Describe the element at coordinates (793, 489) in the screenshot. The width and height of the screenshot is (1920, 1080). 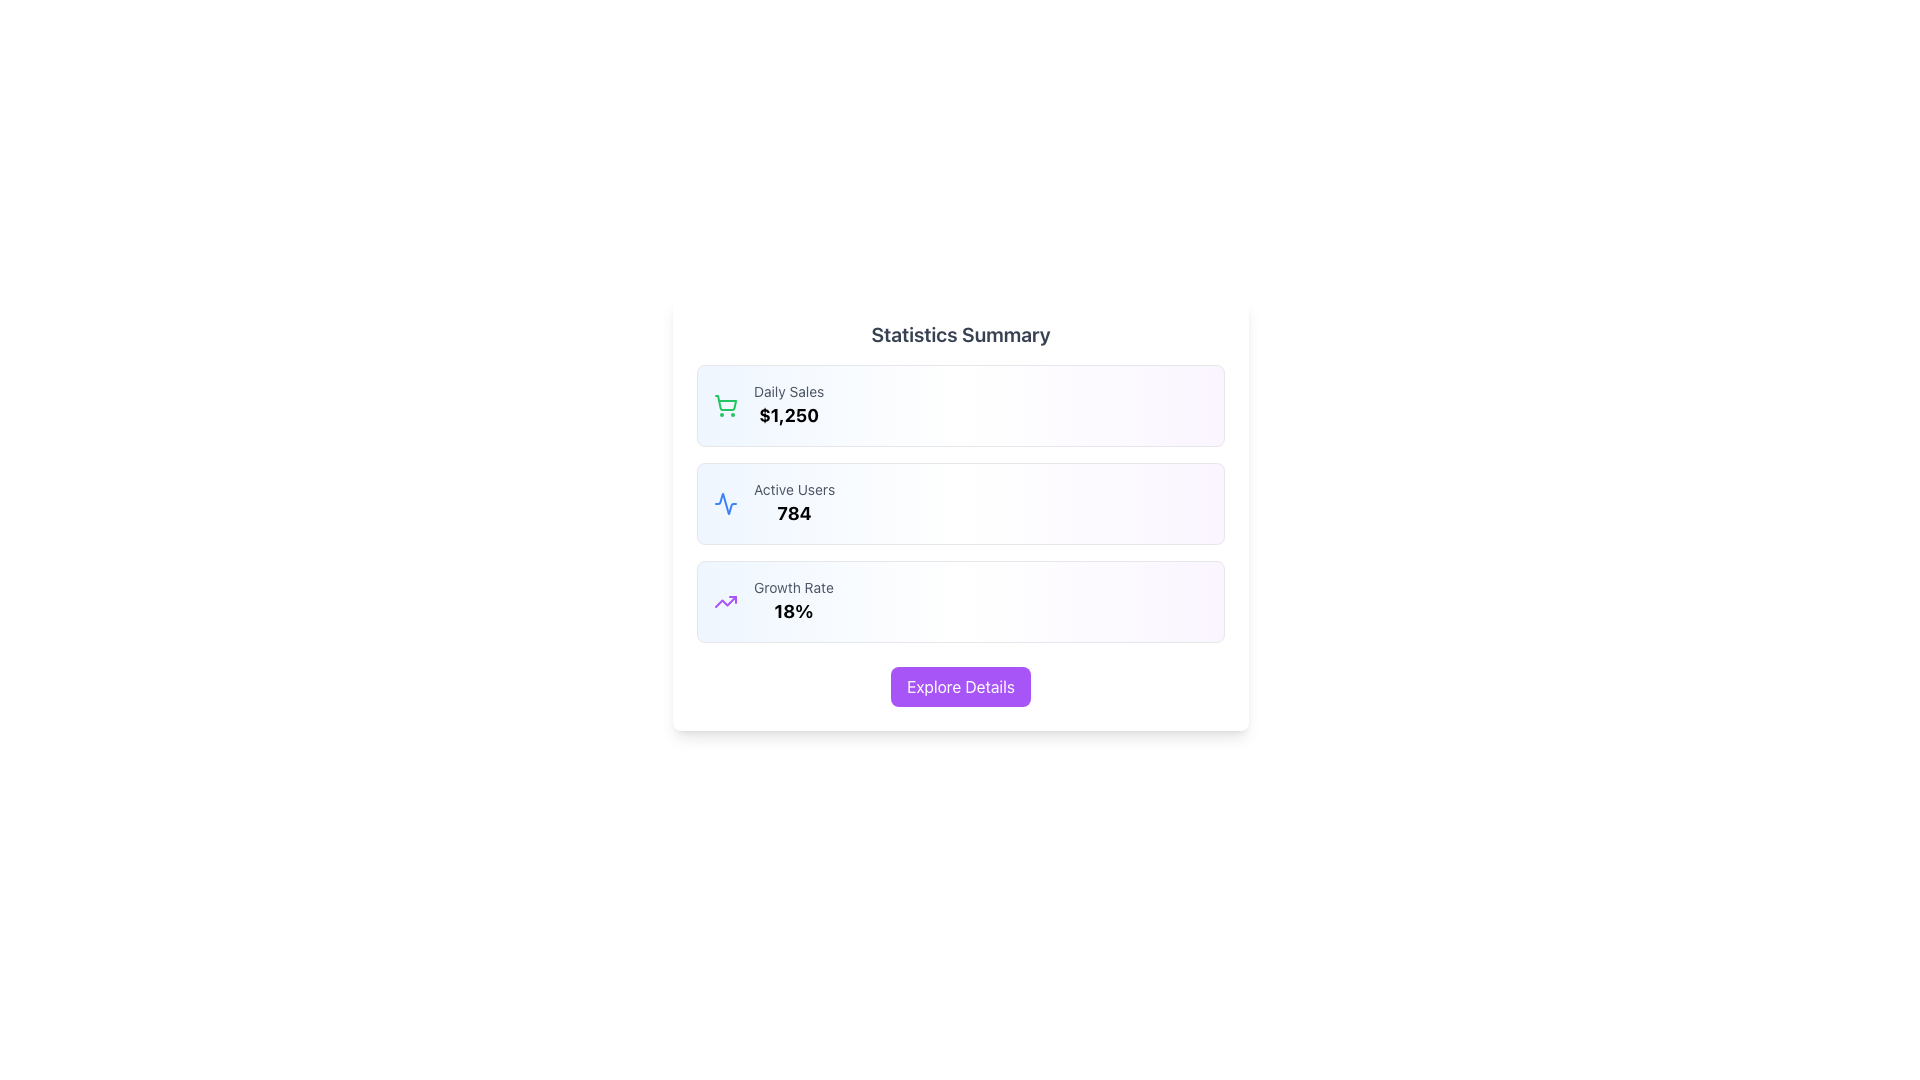
I see `the text label displaying 'Active Users' in a lighter gray color, positioned above the number '784' within the middle summary card` at that location.